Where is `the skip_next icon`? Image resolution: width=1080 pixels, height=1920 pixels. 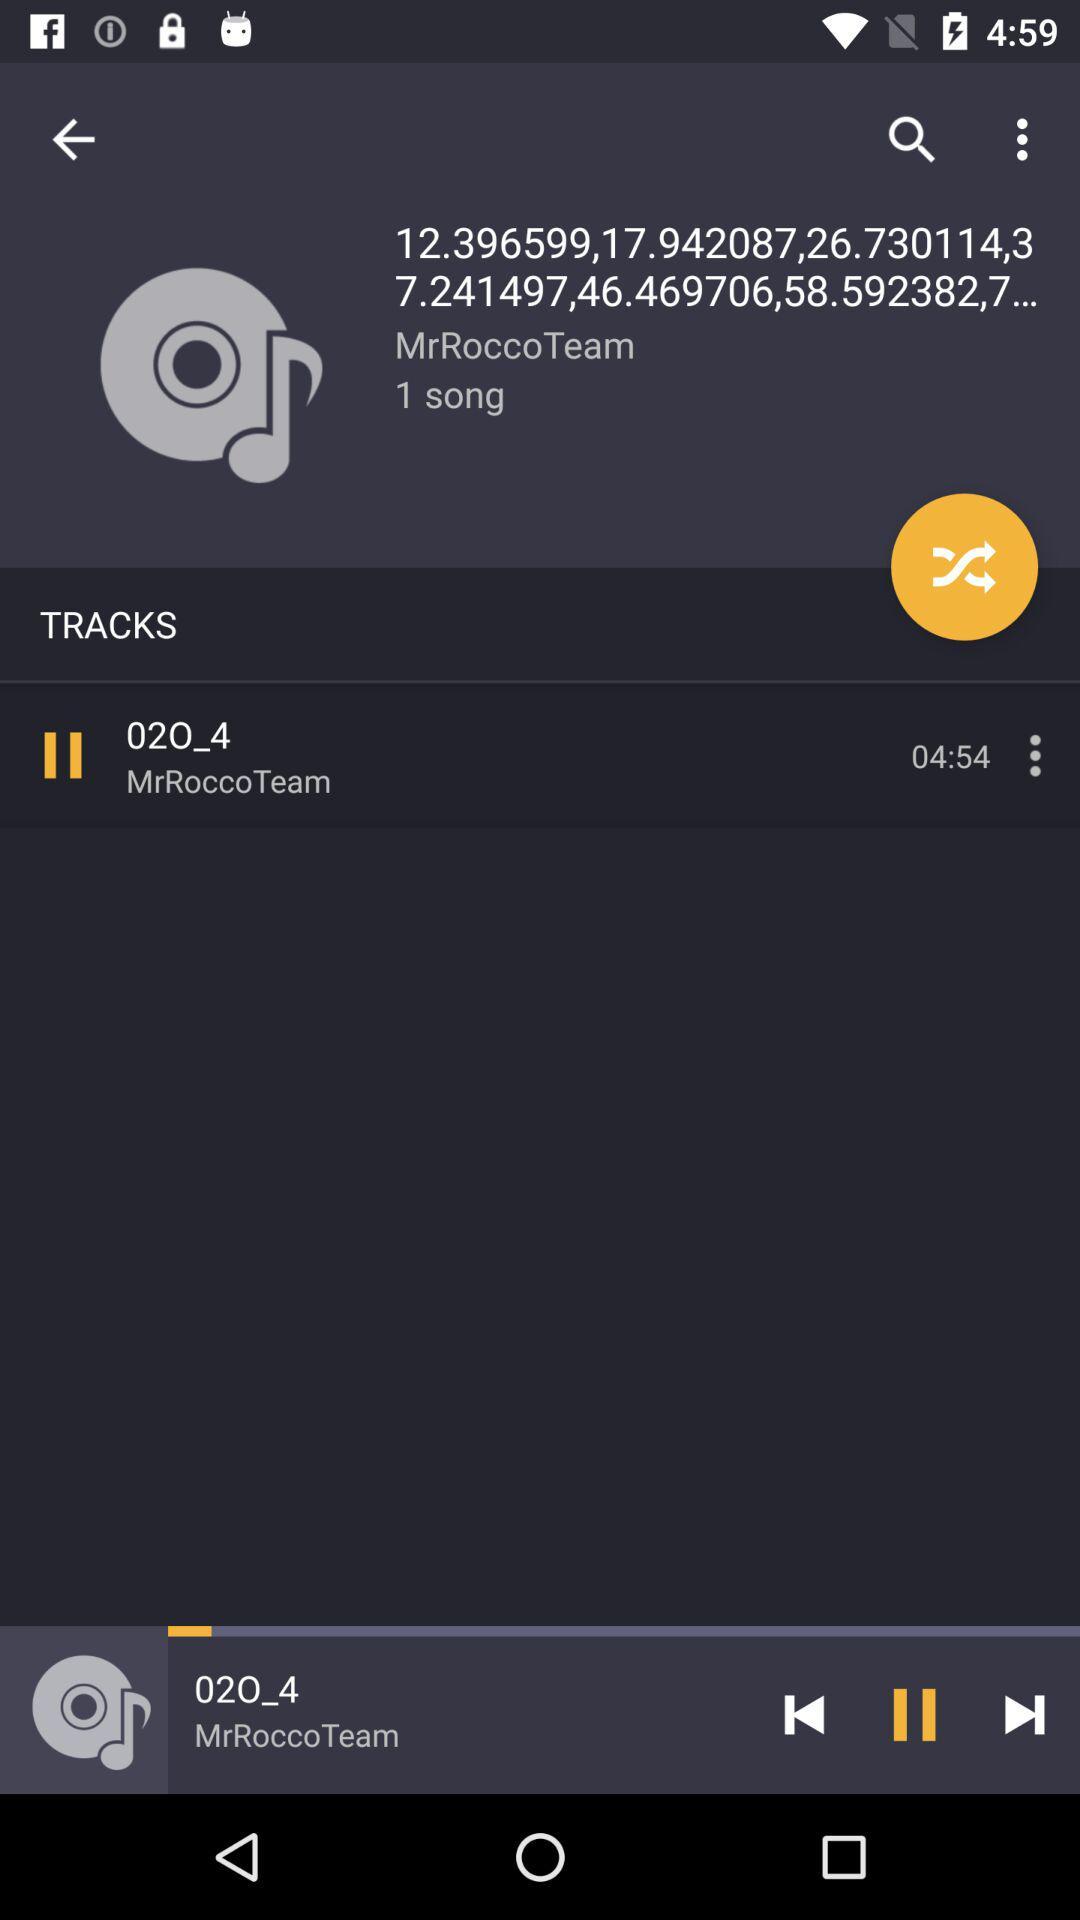
the skip_next icon is located at coordinates (1024, 1713).